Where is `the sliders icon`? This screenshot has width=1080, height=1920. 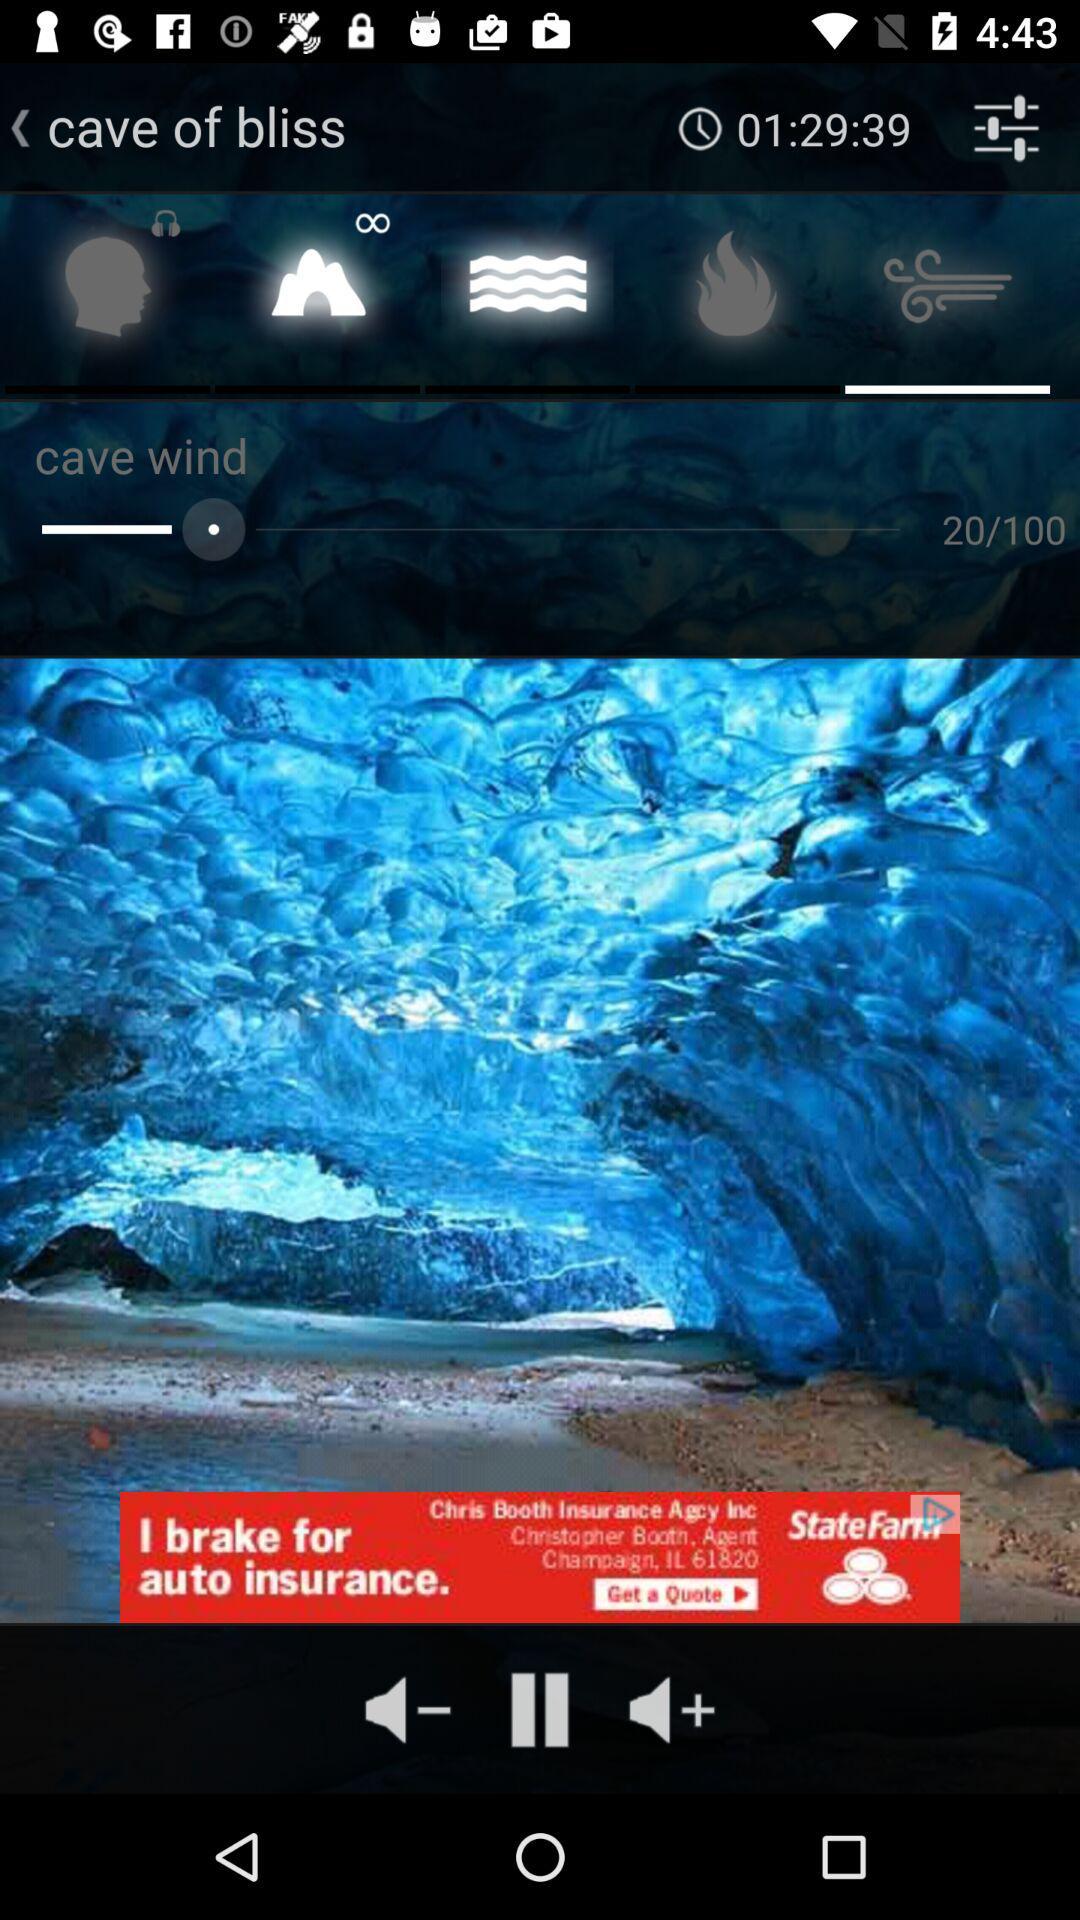
the sliders icon is located at coordinates (1006, 127).